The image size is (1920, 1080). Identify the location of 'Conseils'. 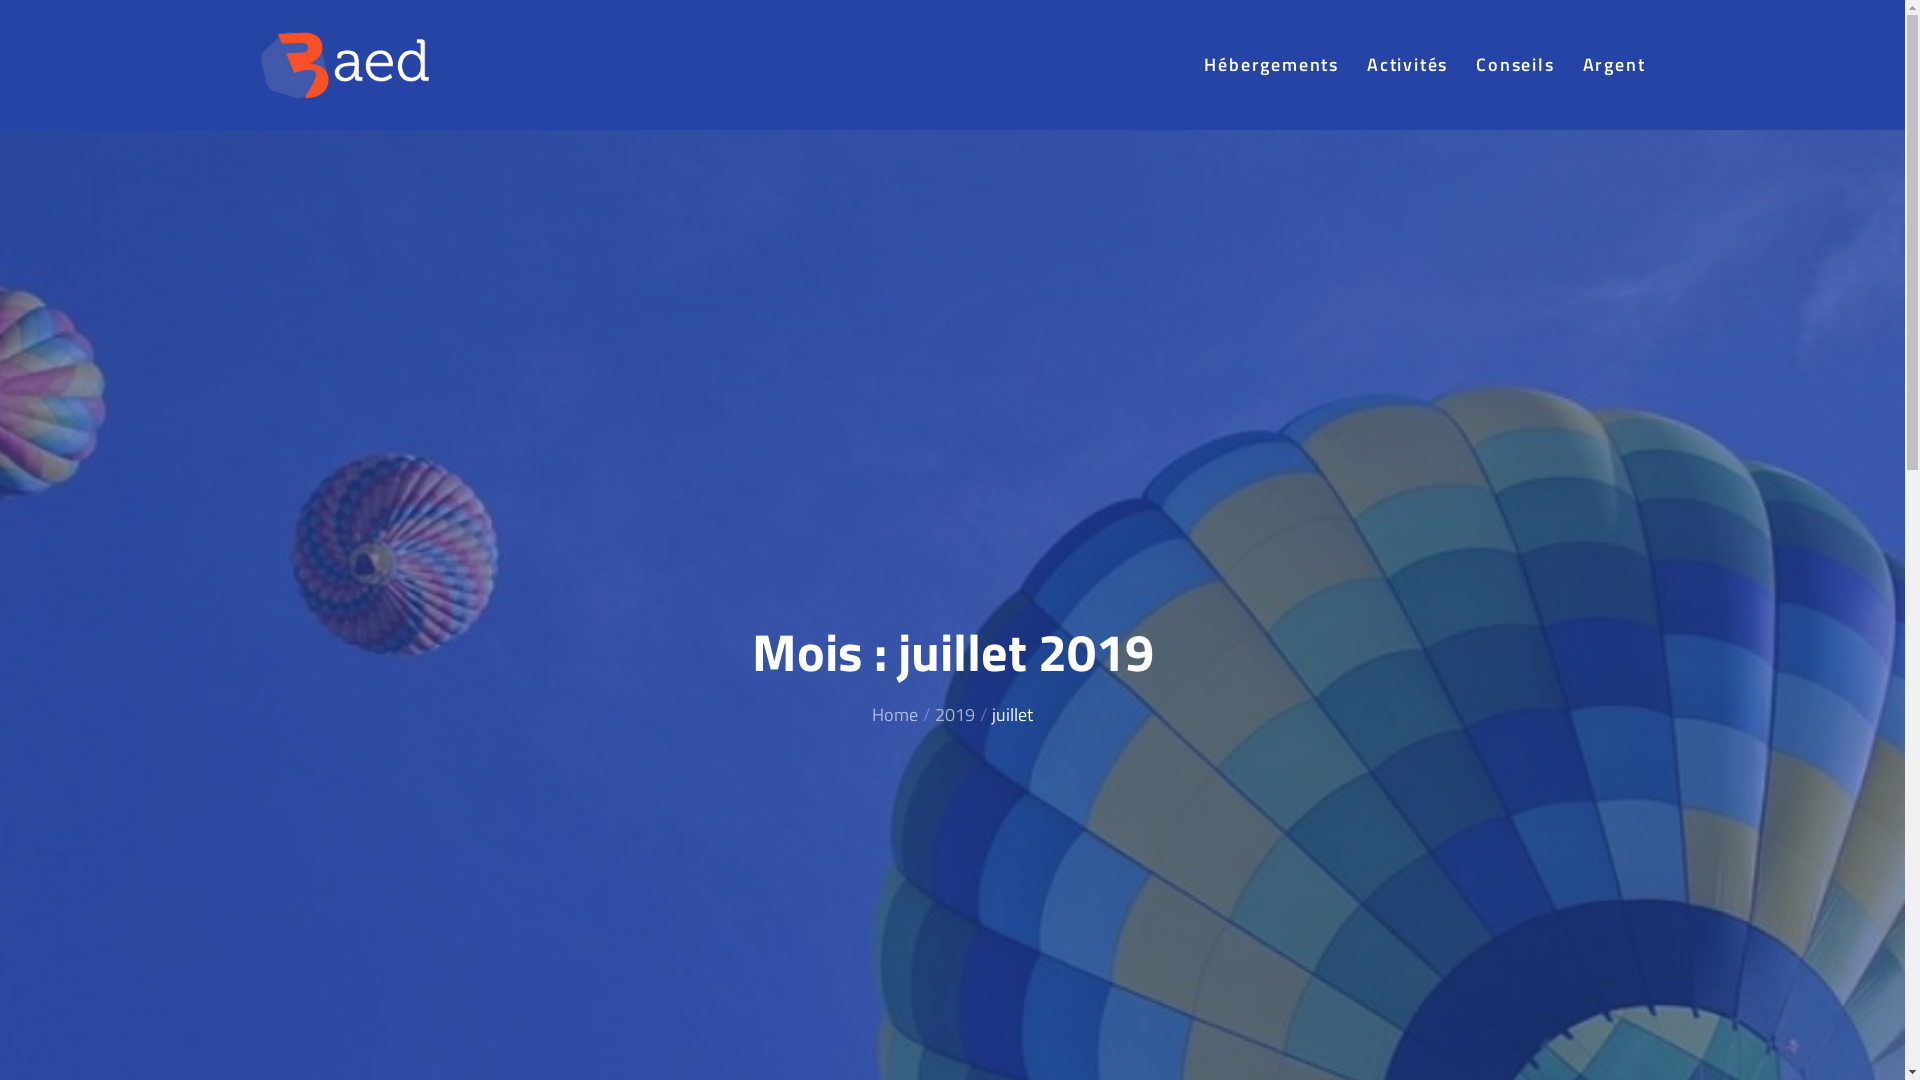
(1515, 63).